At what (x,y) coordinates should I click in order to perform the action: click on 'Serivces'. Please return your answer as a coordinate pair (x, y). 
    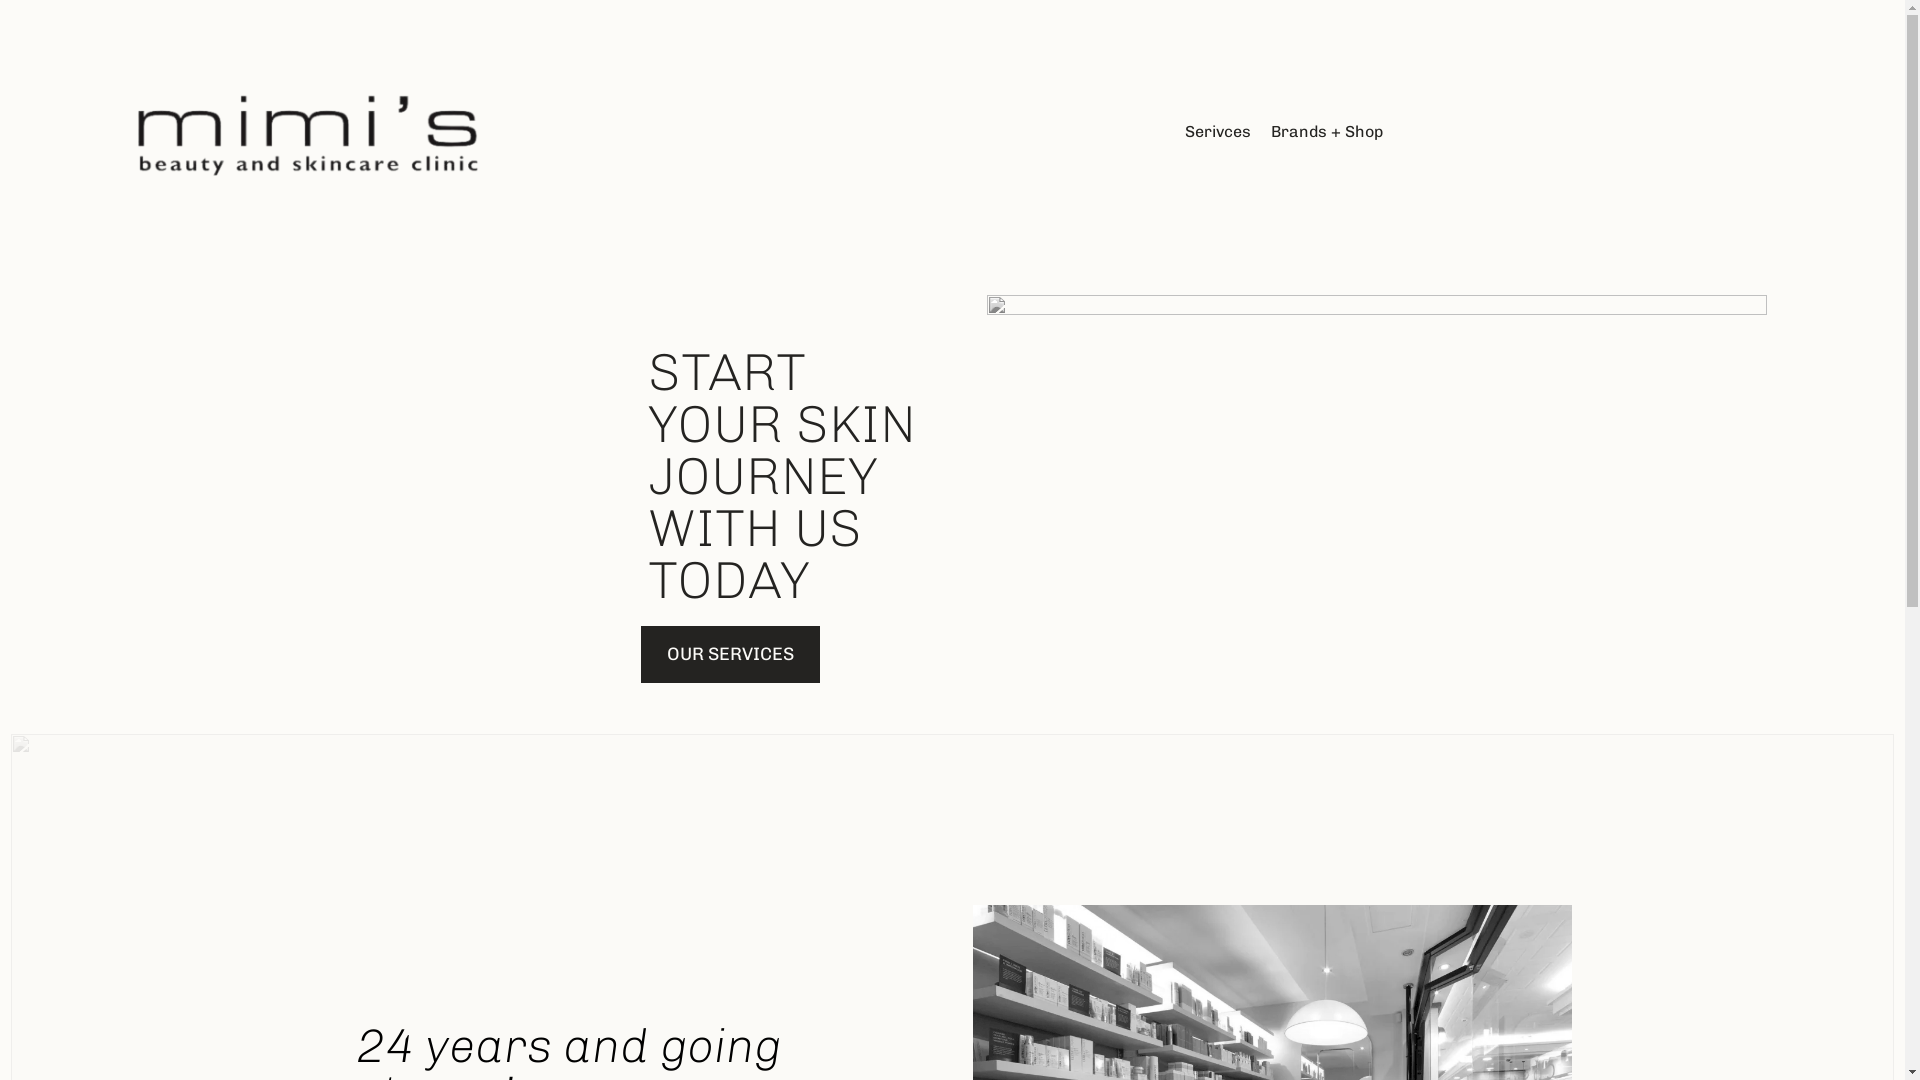
    Looking at the image, I should click on (1217, 131).